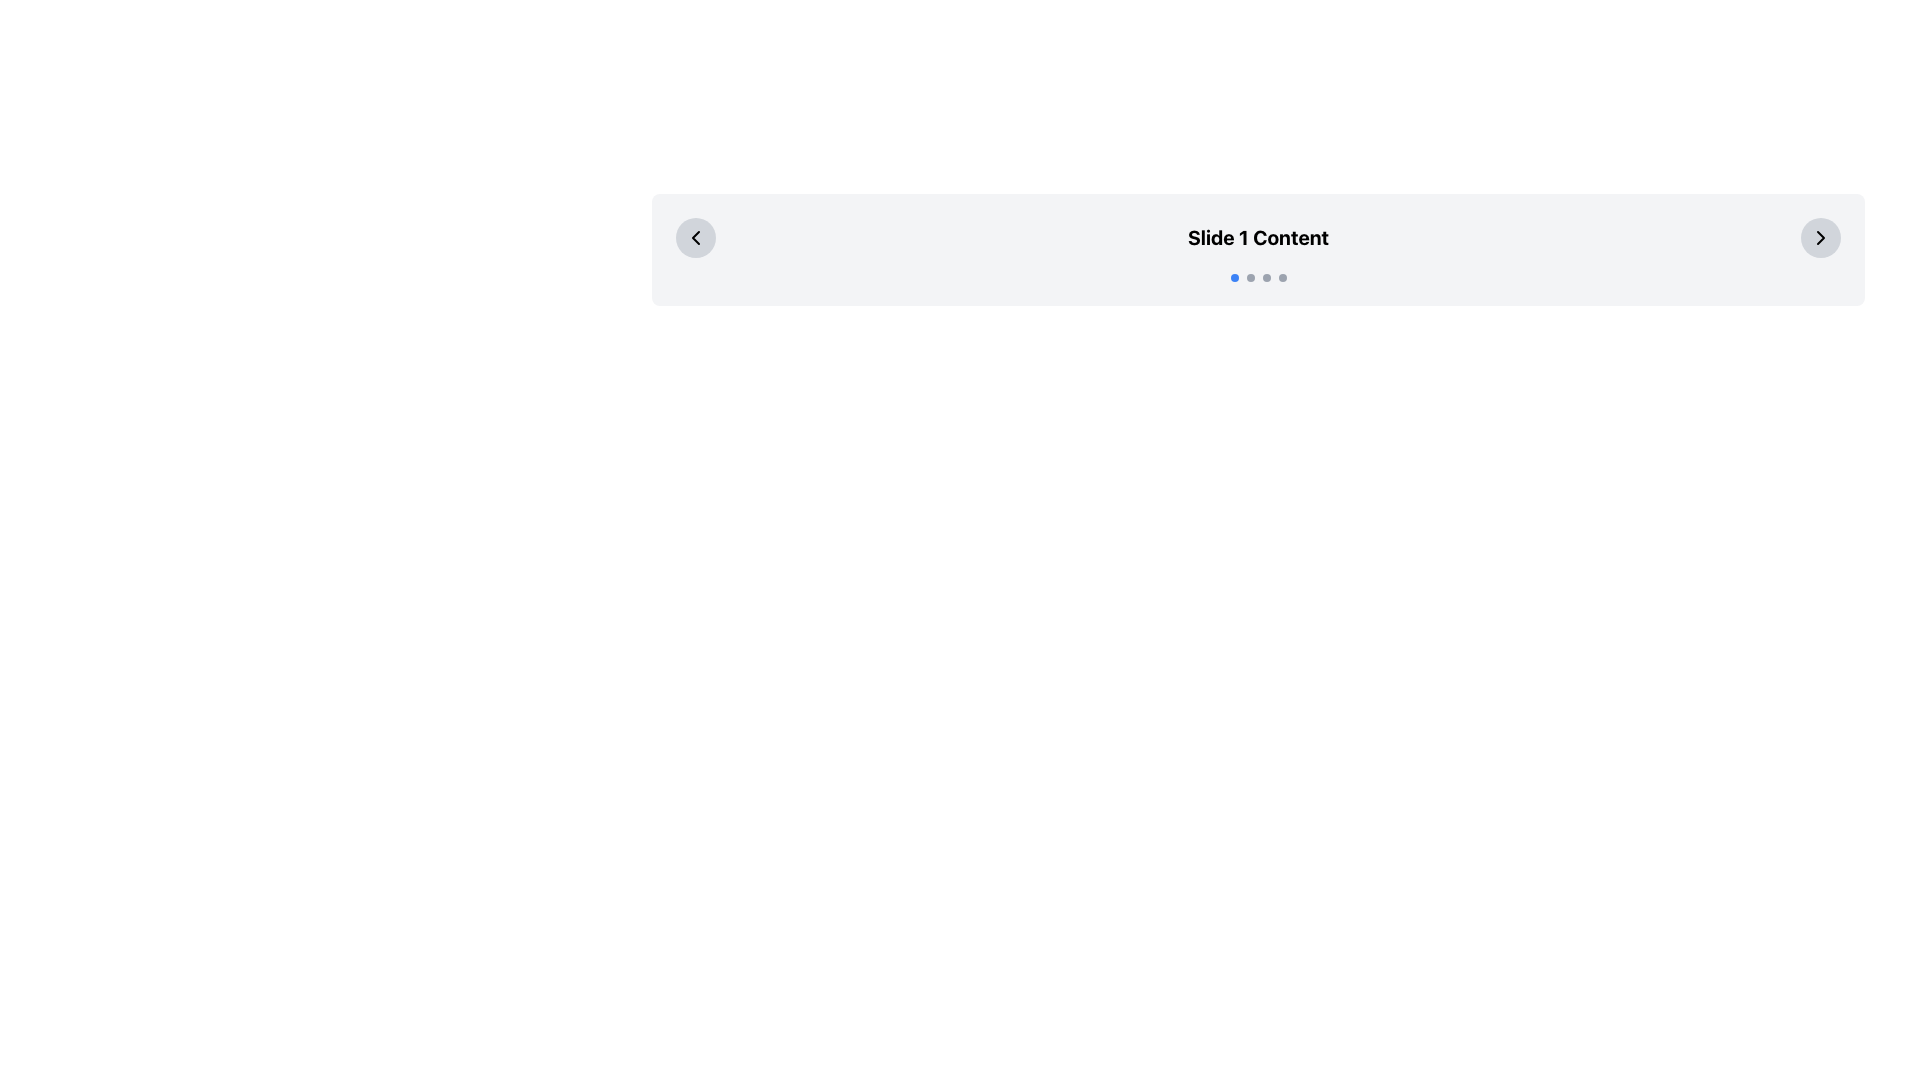 The image size is (1920, 1080). I want to click on the forward navigation button located at the far-right corner of the navigation bar, so click(1820, 237).